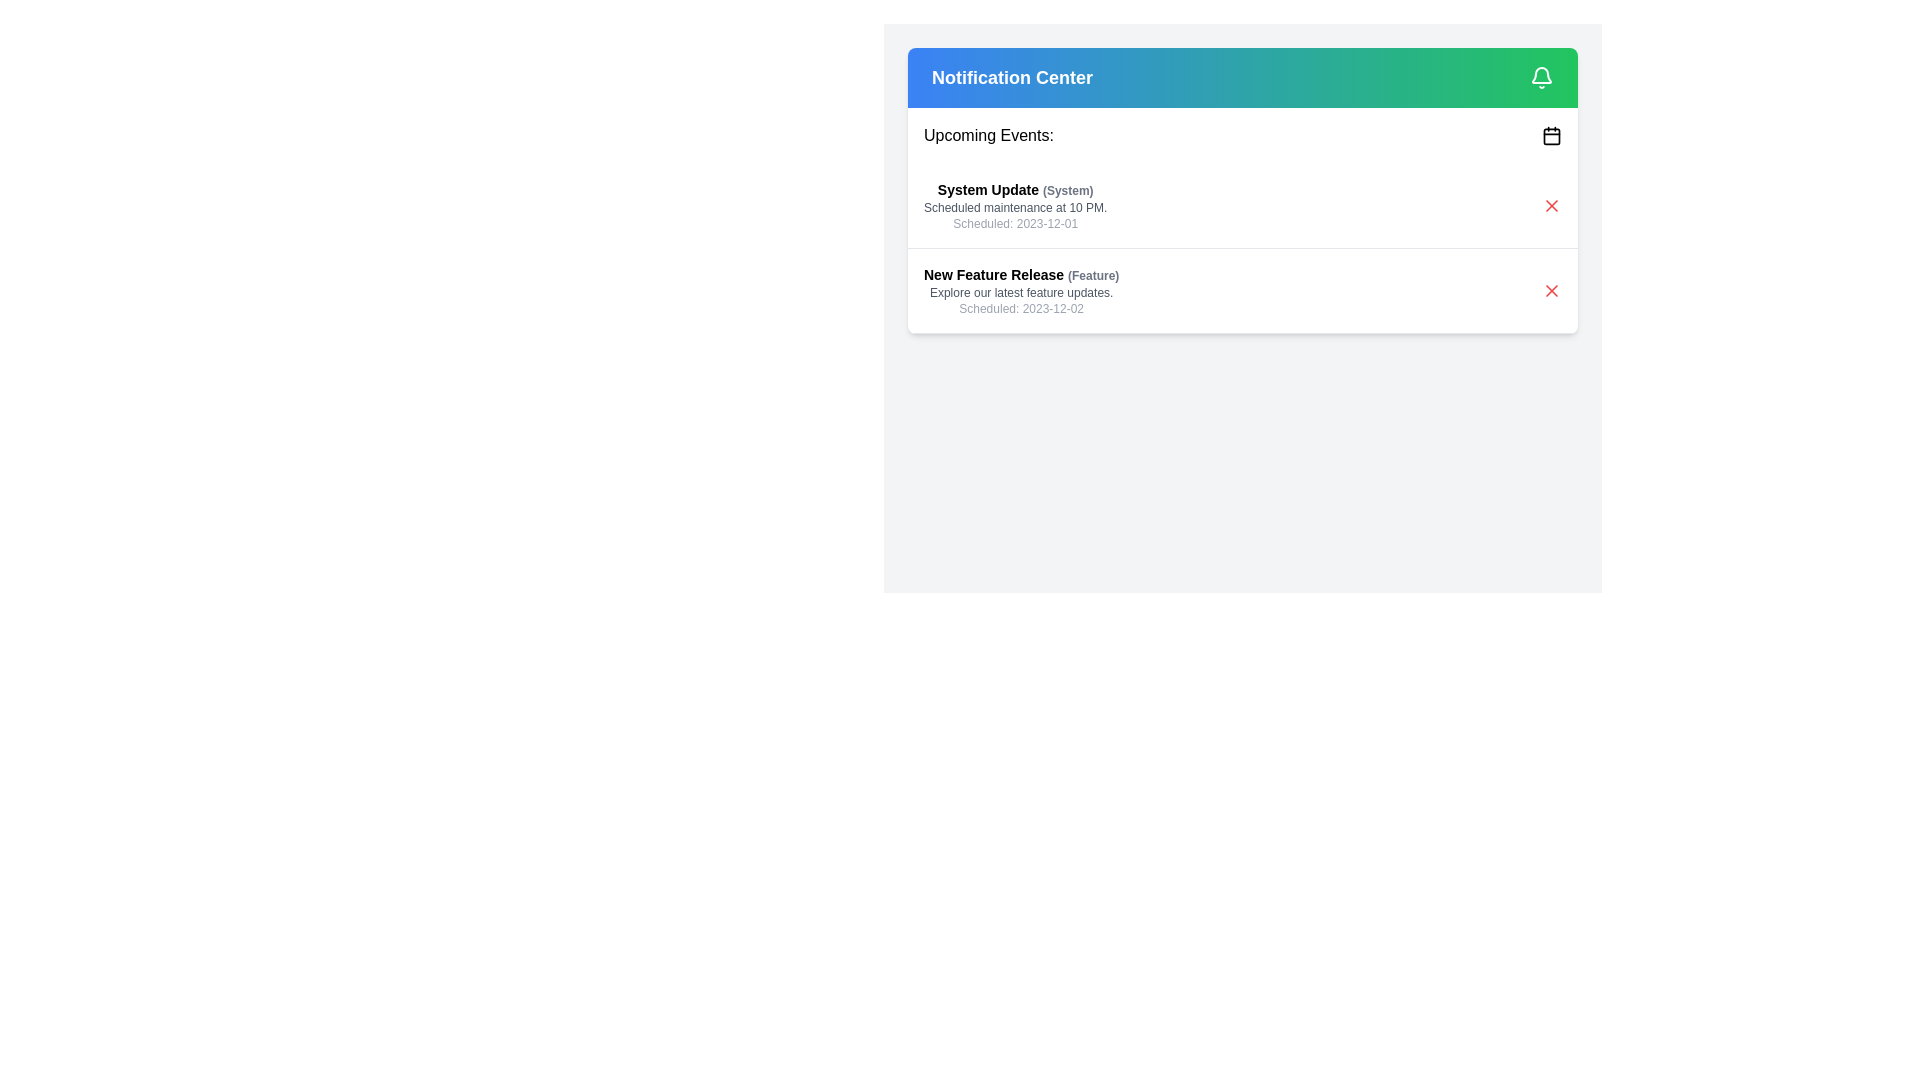 The width and height of the screenshot is (1920, 1080). I want to click on the text label displaying '(System)' located within the 'System Update (System)' content area in the 'Notification Center' modal, so click(1067, 191).